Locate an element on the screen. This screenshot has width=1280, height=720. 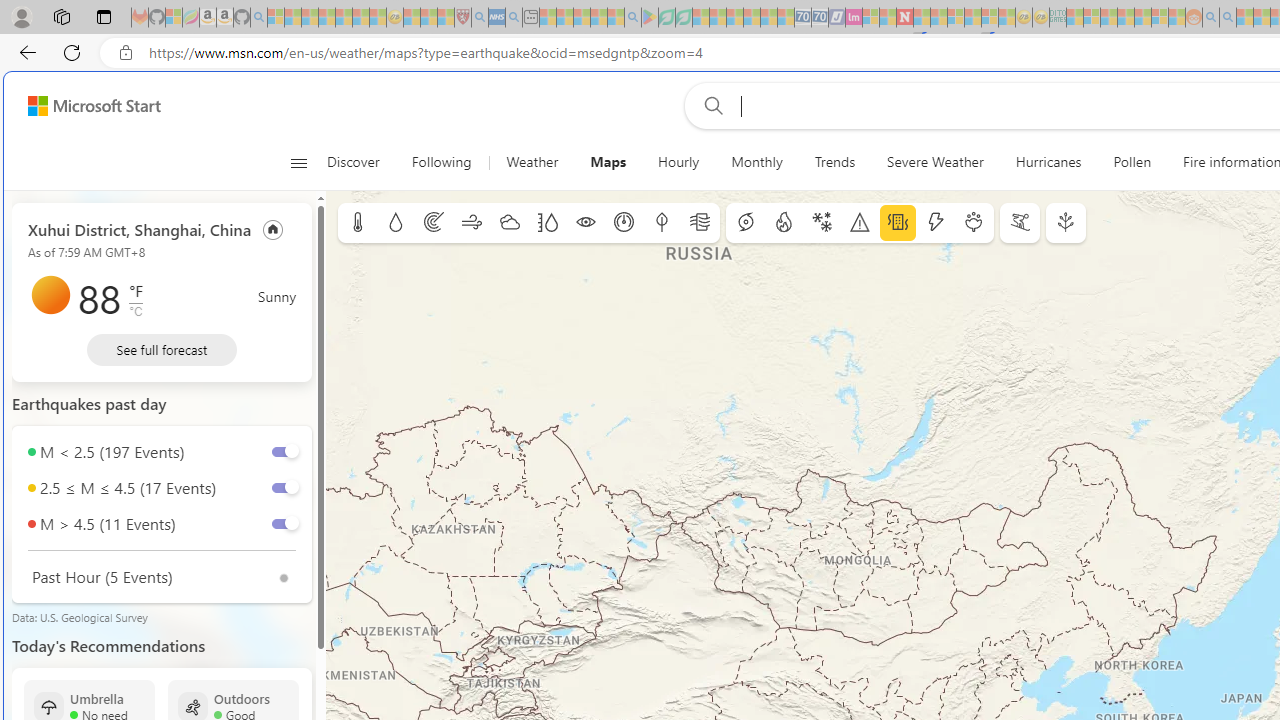
'MSNBC - MSN - Sleeping' is located at coordinates (1074, 17).